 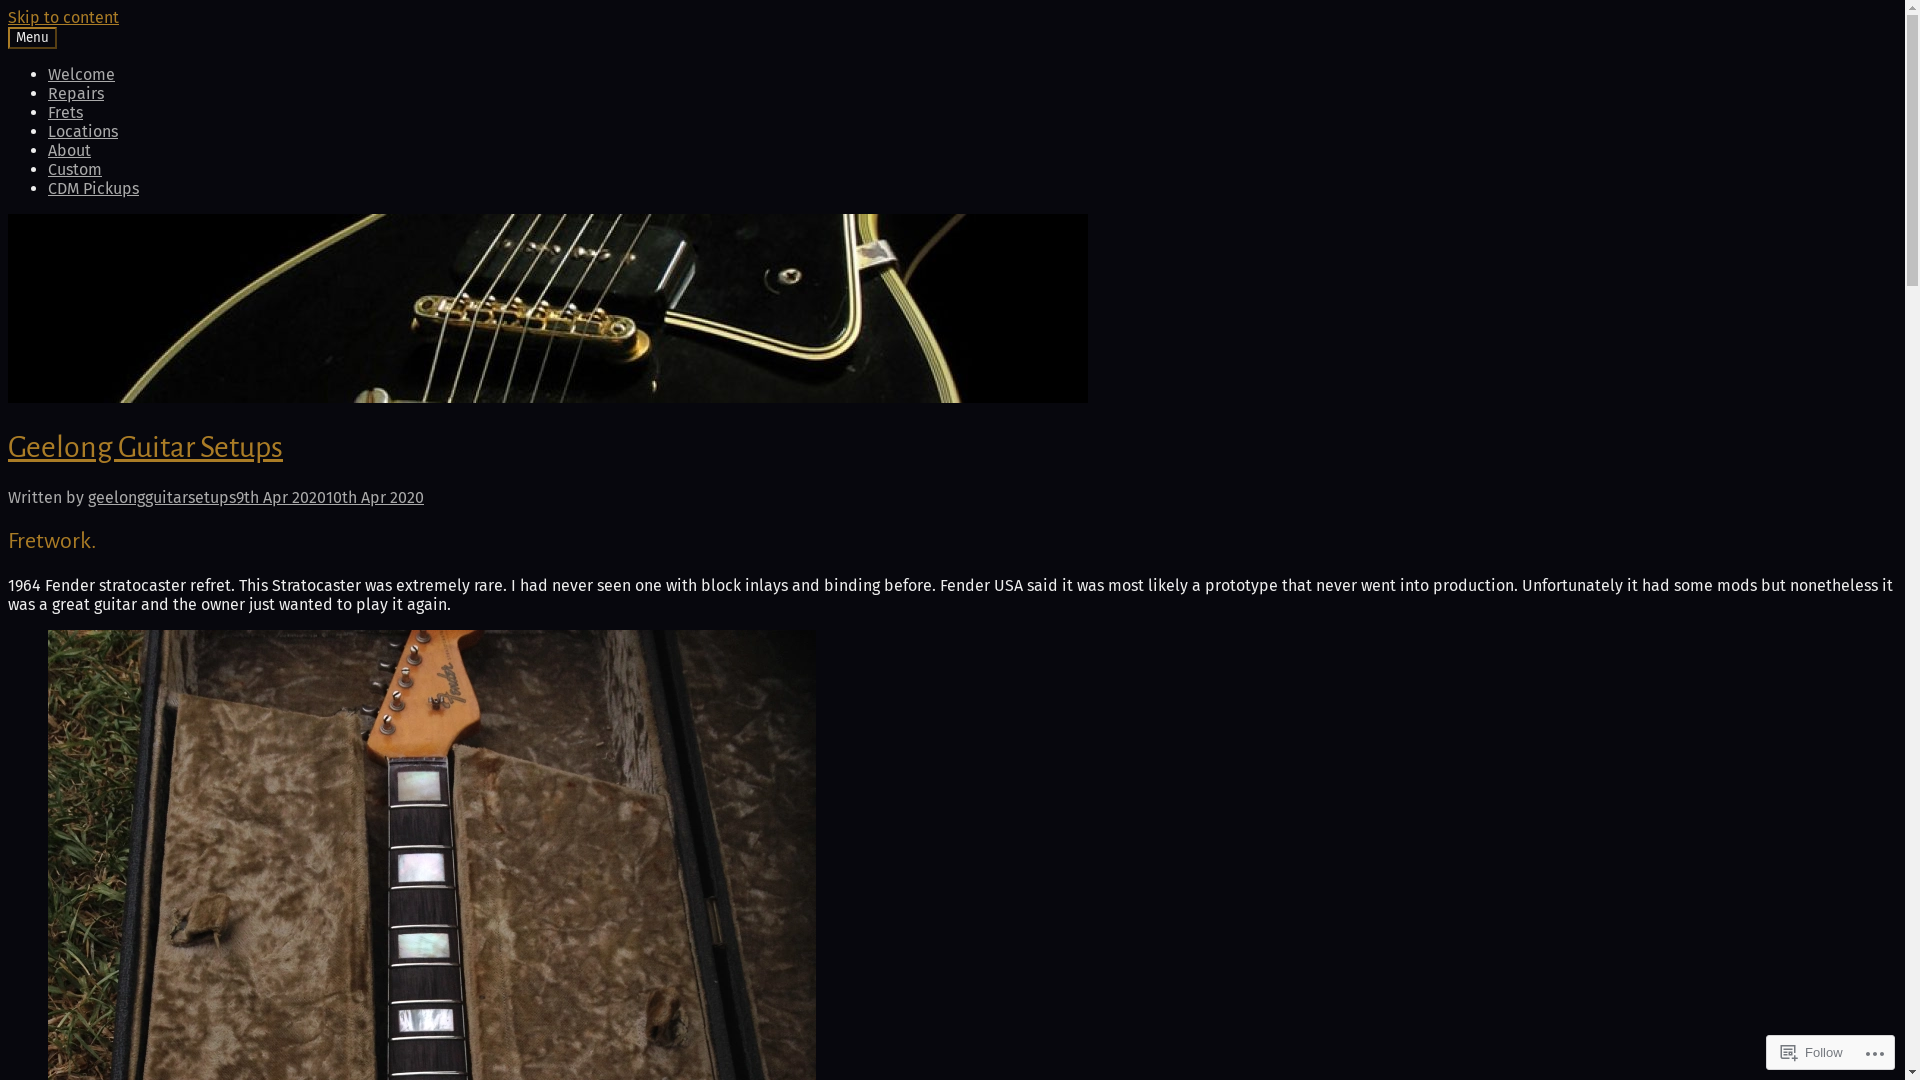 I want to click on 'Follow', so click(x=1812, y=1051).